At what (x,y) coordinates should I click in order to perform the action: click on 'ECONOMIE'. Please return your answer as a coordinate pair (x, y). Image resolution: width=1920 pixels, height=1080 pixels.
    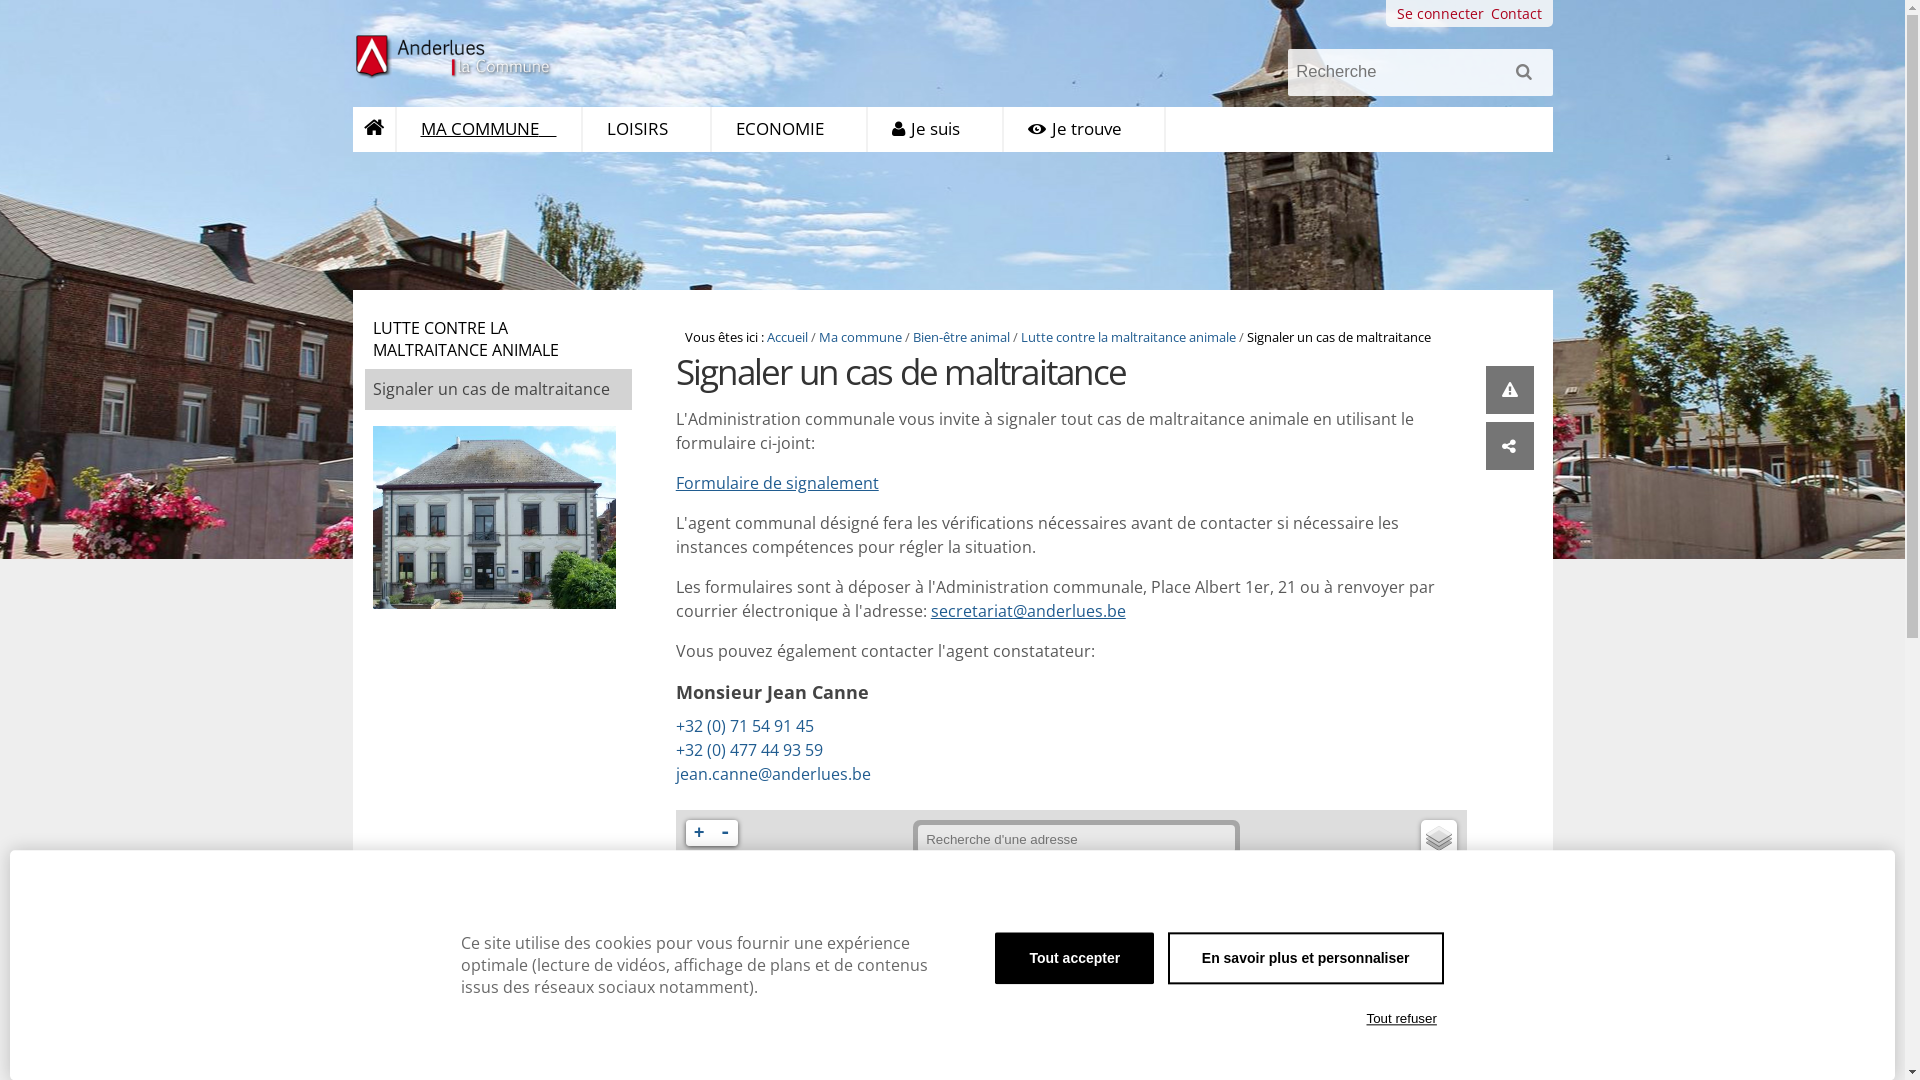
    Looking at the image, I should click on (711, 129).